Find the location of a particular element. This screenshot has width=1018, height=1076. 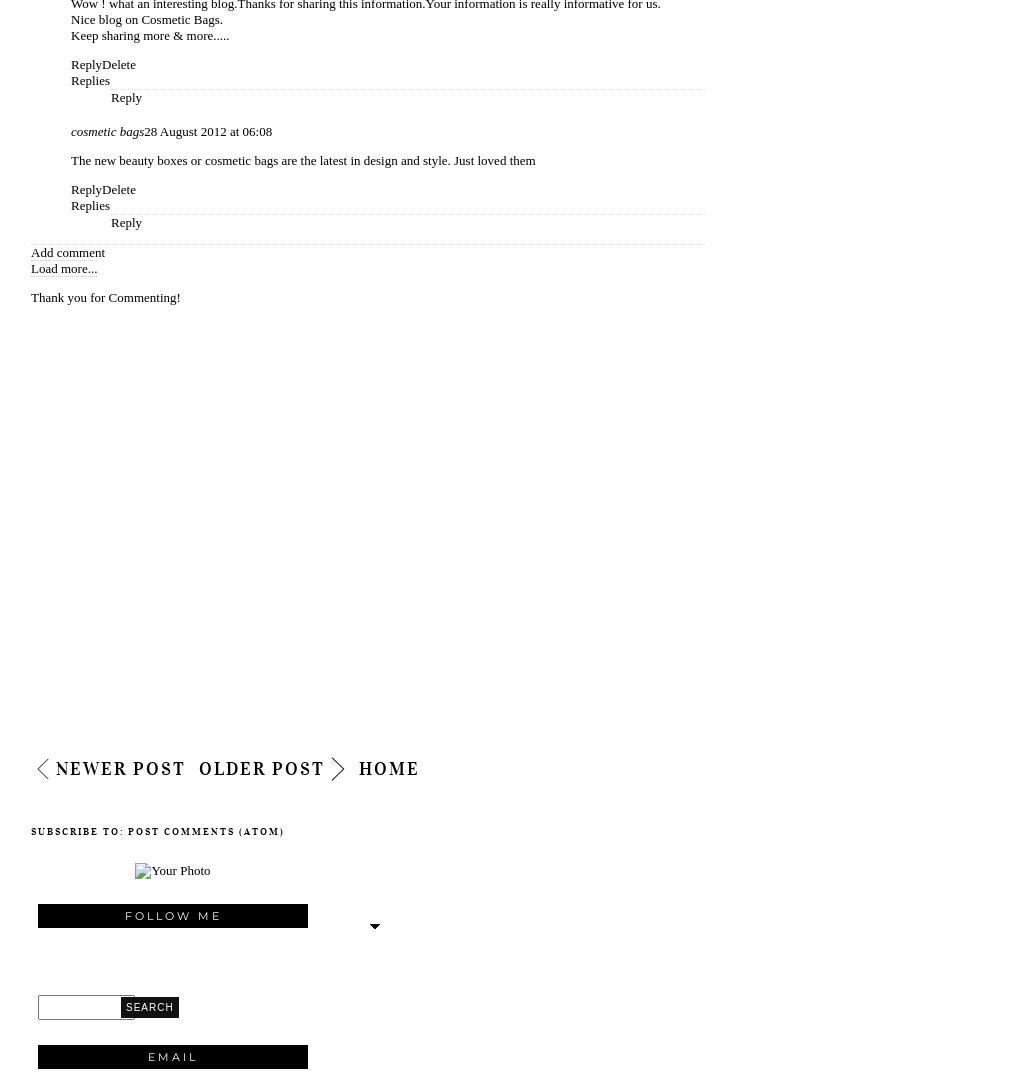

'cosmetic bags' is located at coordinates (106, 130).